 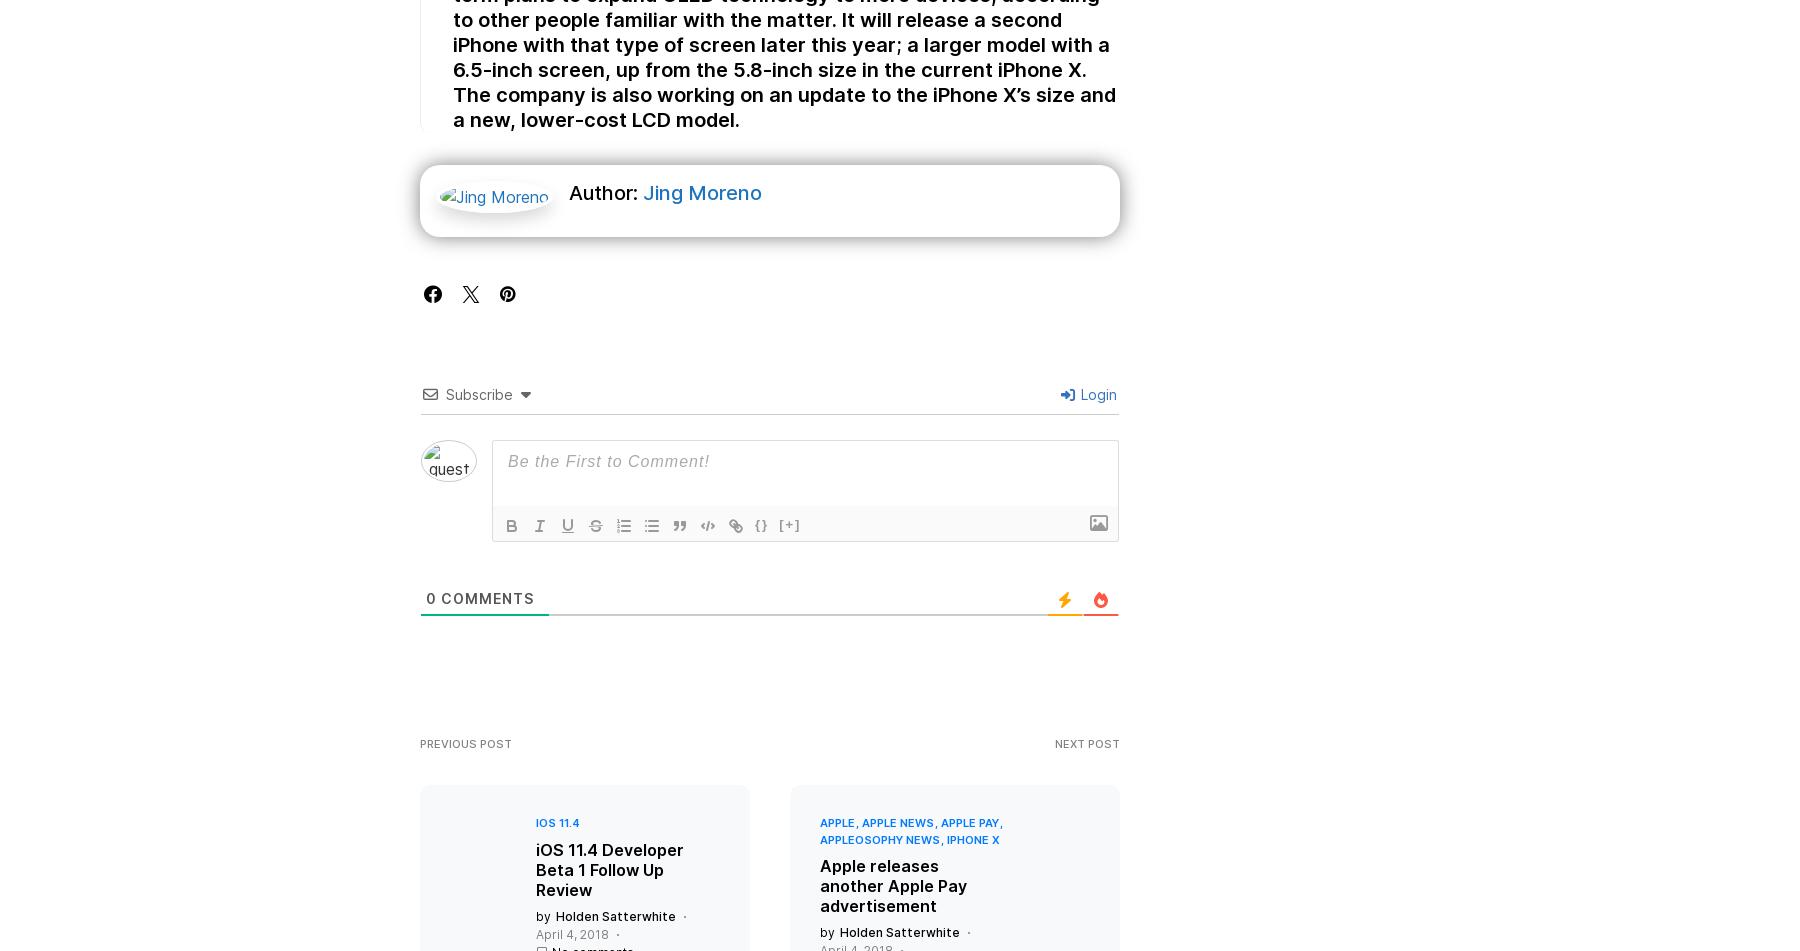 I want to click on '0', so click(x=431, y=616).